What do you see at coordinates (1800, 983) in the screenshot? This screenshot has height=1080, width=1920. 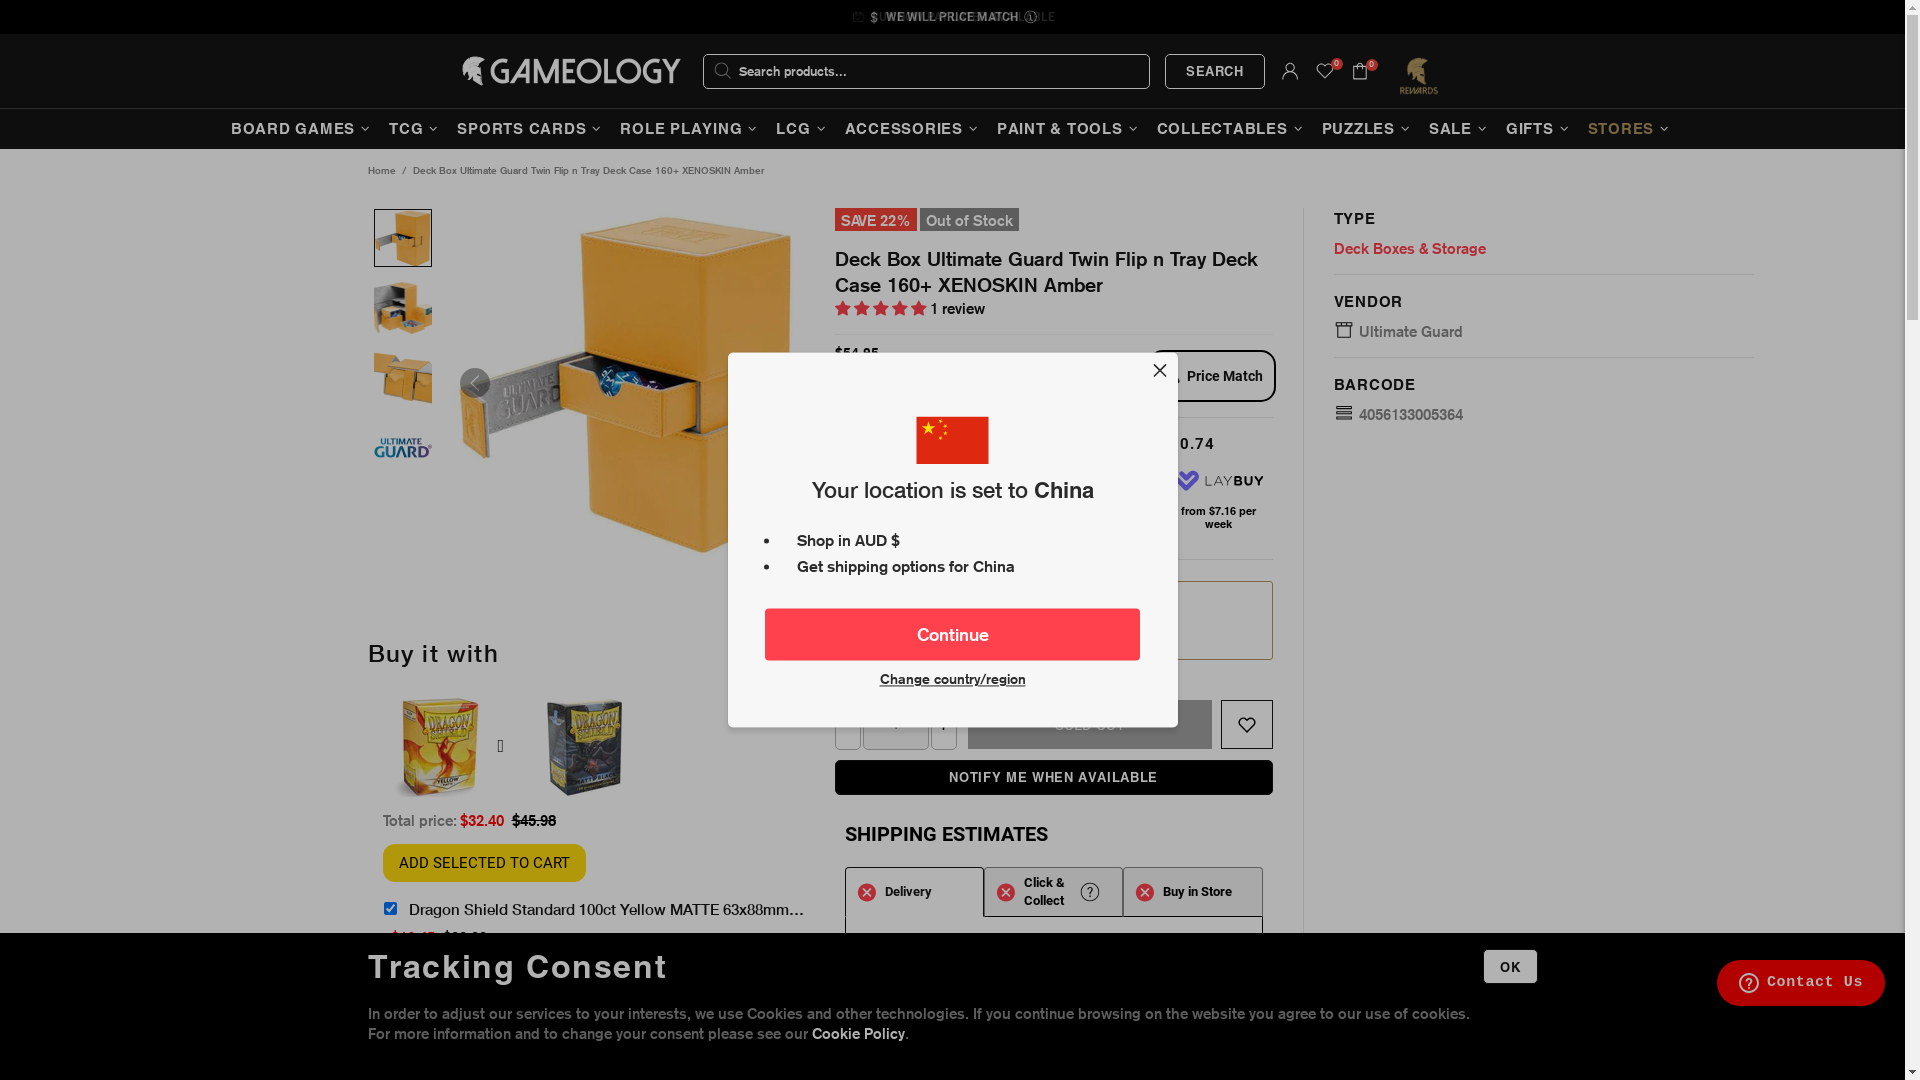 I see `'Opens a widget where you can find more information'` at bounding box center [1800, 983].